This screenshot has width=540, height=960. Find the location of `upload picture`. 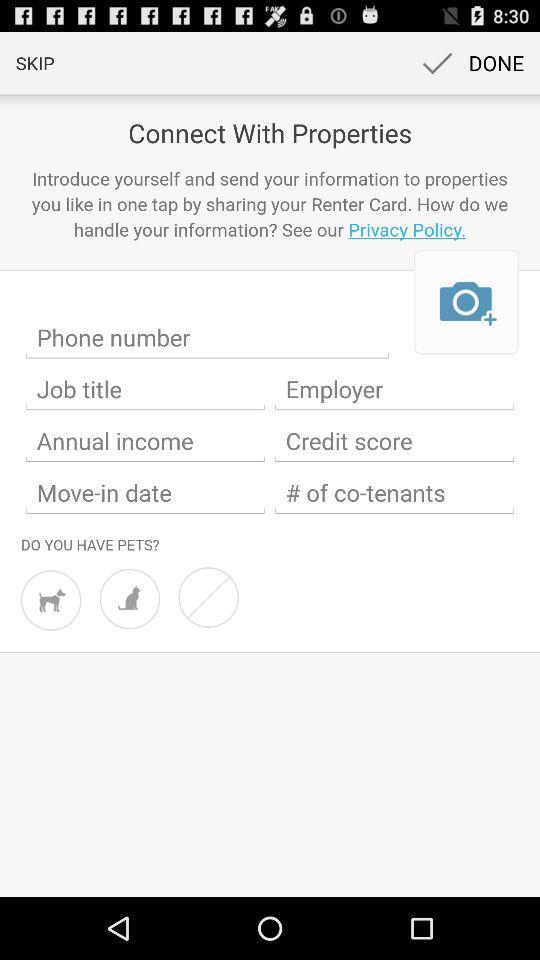

upload picture is located at coordinates (466, 302).